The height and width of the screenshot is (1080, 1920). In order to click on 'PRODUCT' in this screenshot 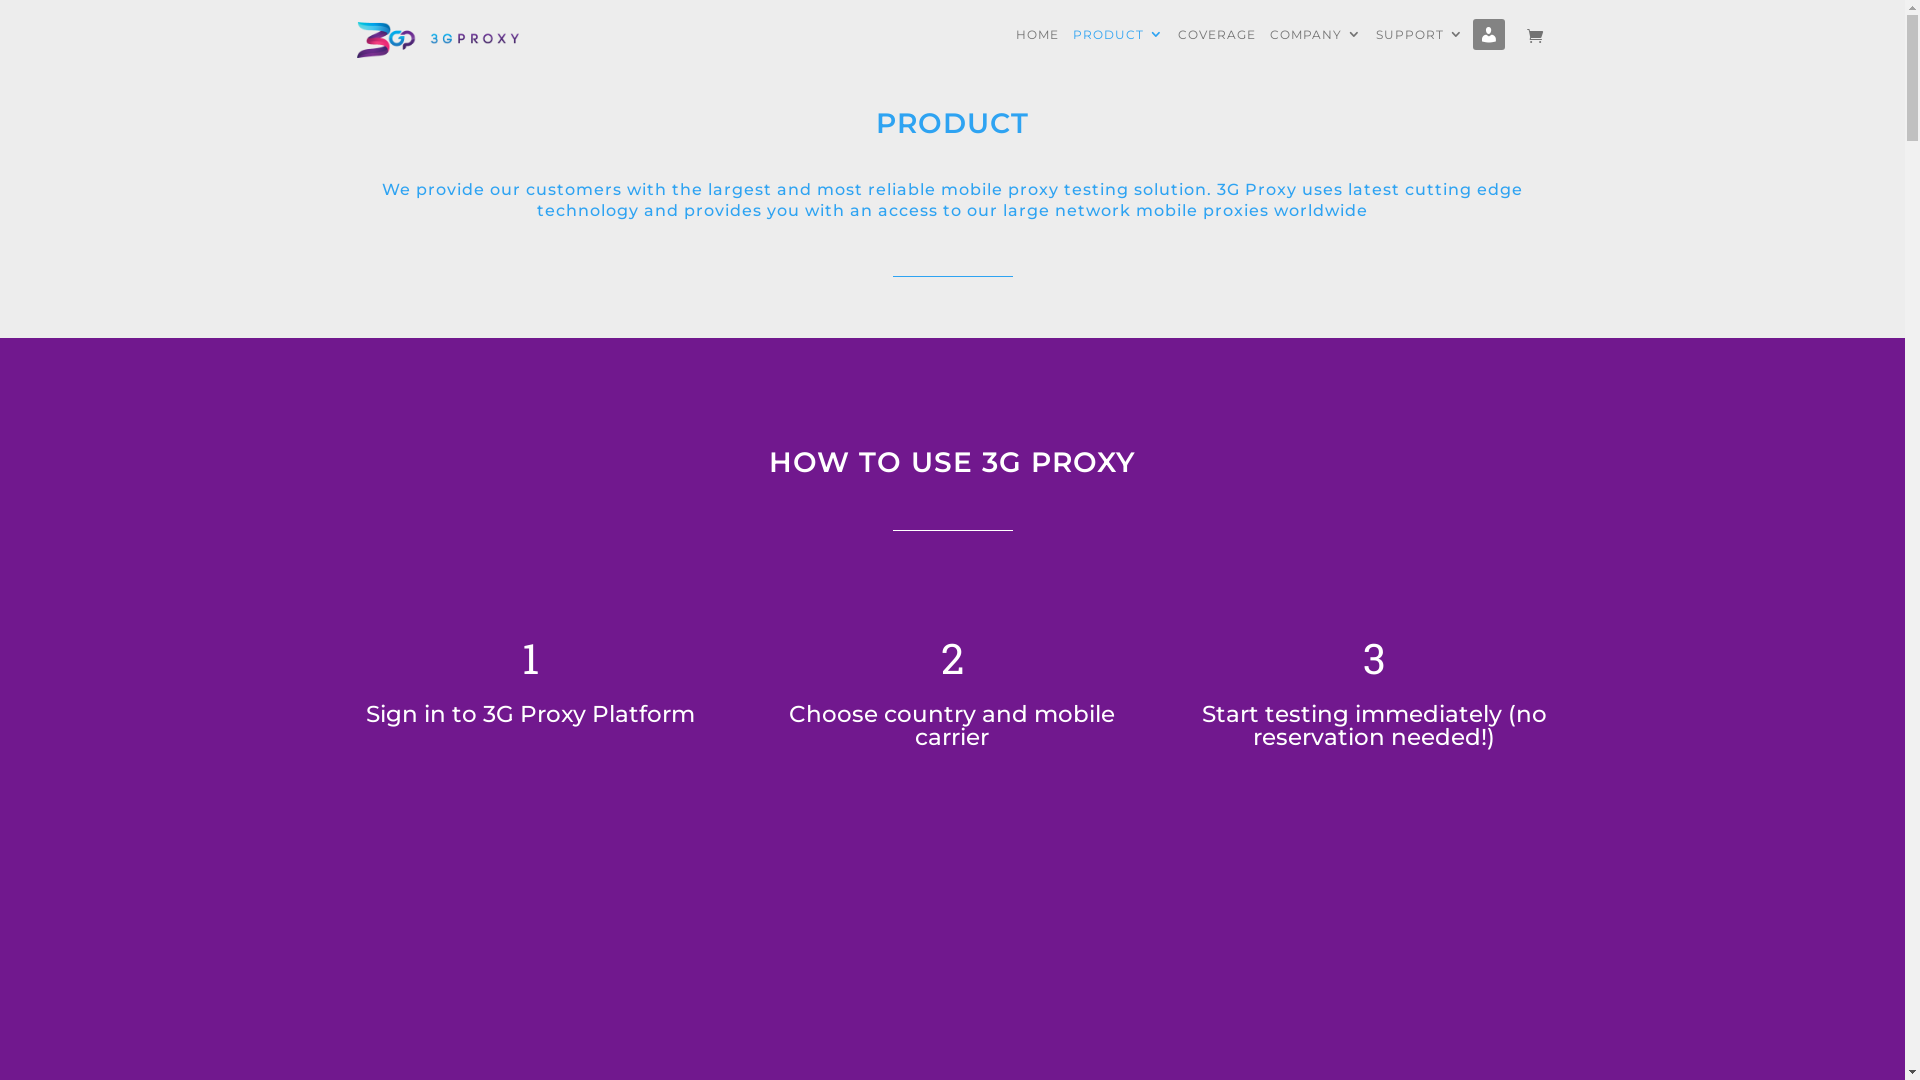, I will do `click(1116, 48)`.